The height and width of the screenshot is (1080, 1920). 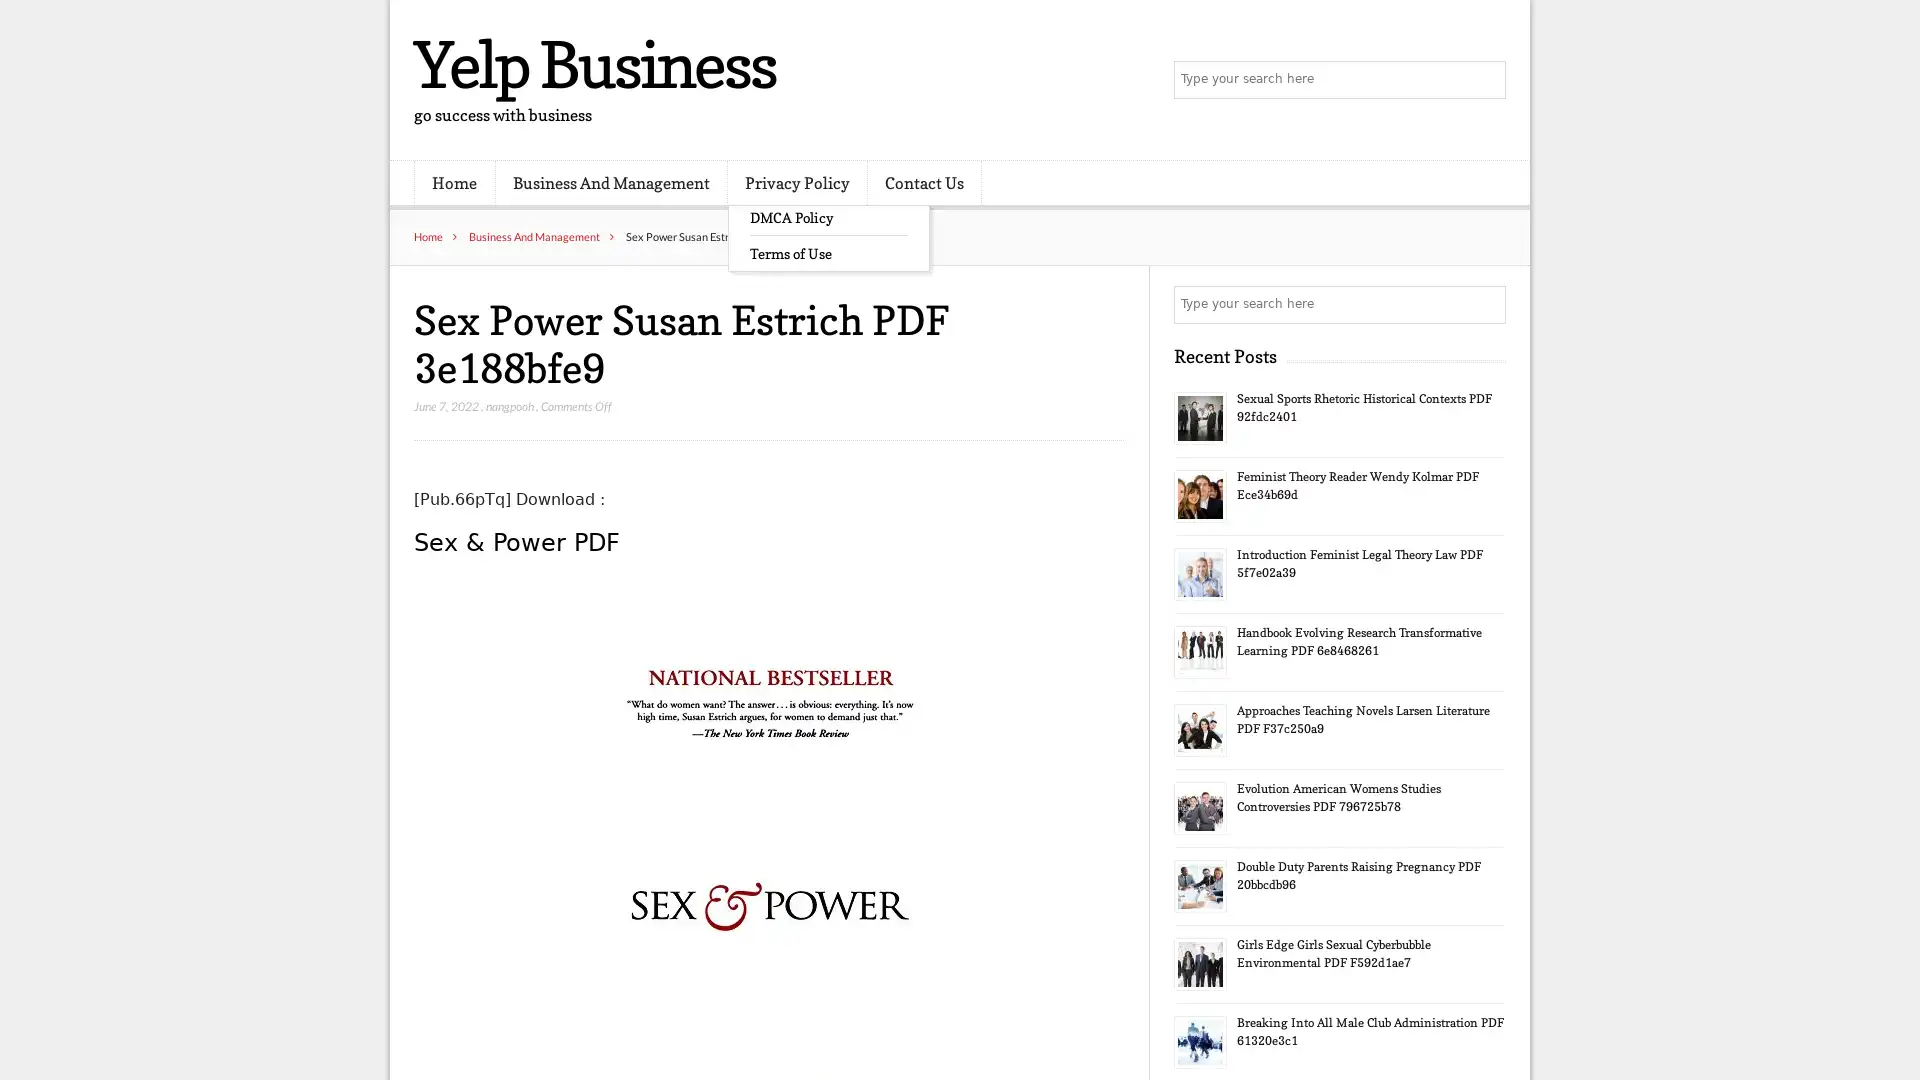 I want to click on Search, so click(x=1485, y=80).